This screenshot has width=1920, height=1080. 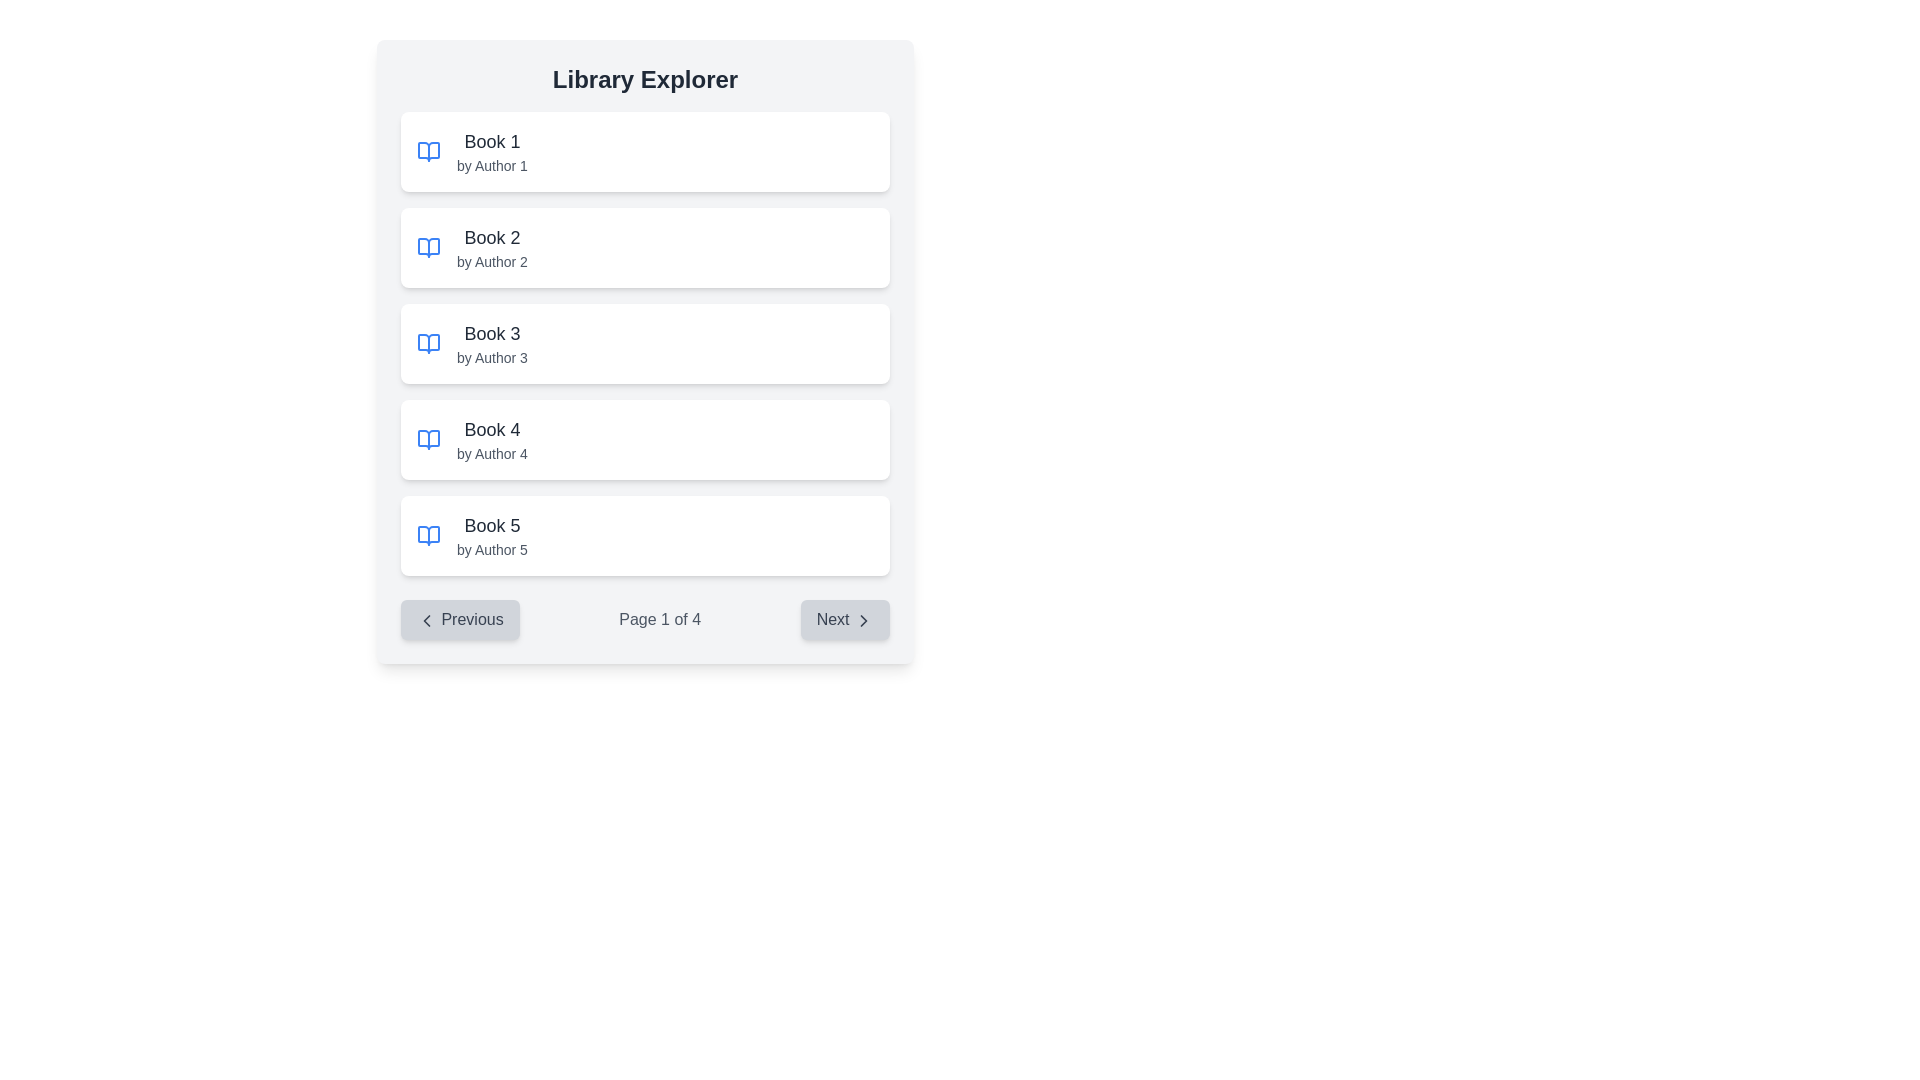 I want to click on the open book icon with a blue outline, which is part of the 'lucide' icon set, located at the beginning of the row for 'Book 5 by Author 5', so click(x=427, y=535).